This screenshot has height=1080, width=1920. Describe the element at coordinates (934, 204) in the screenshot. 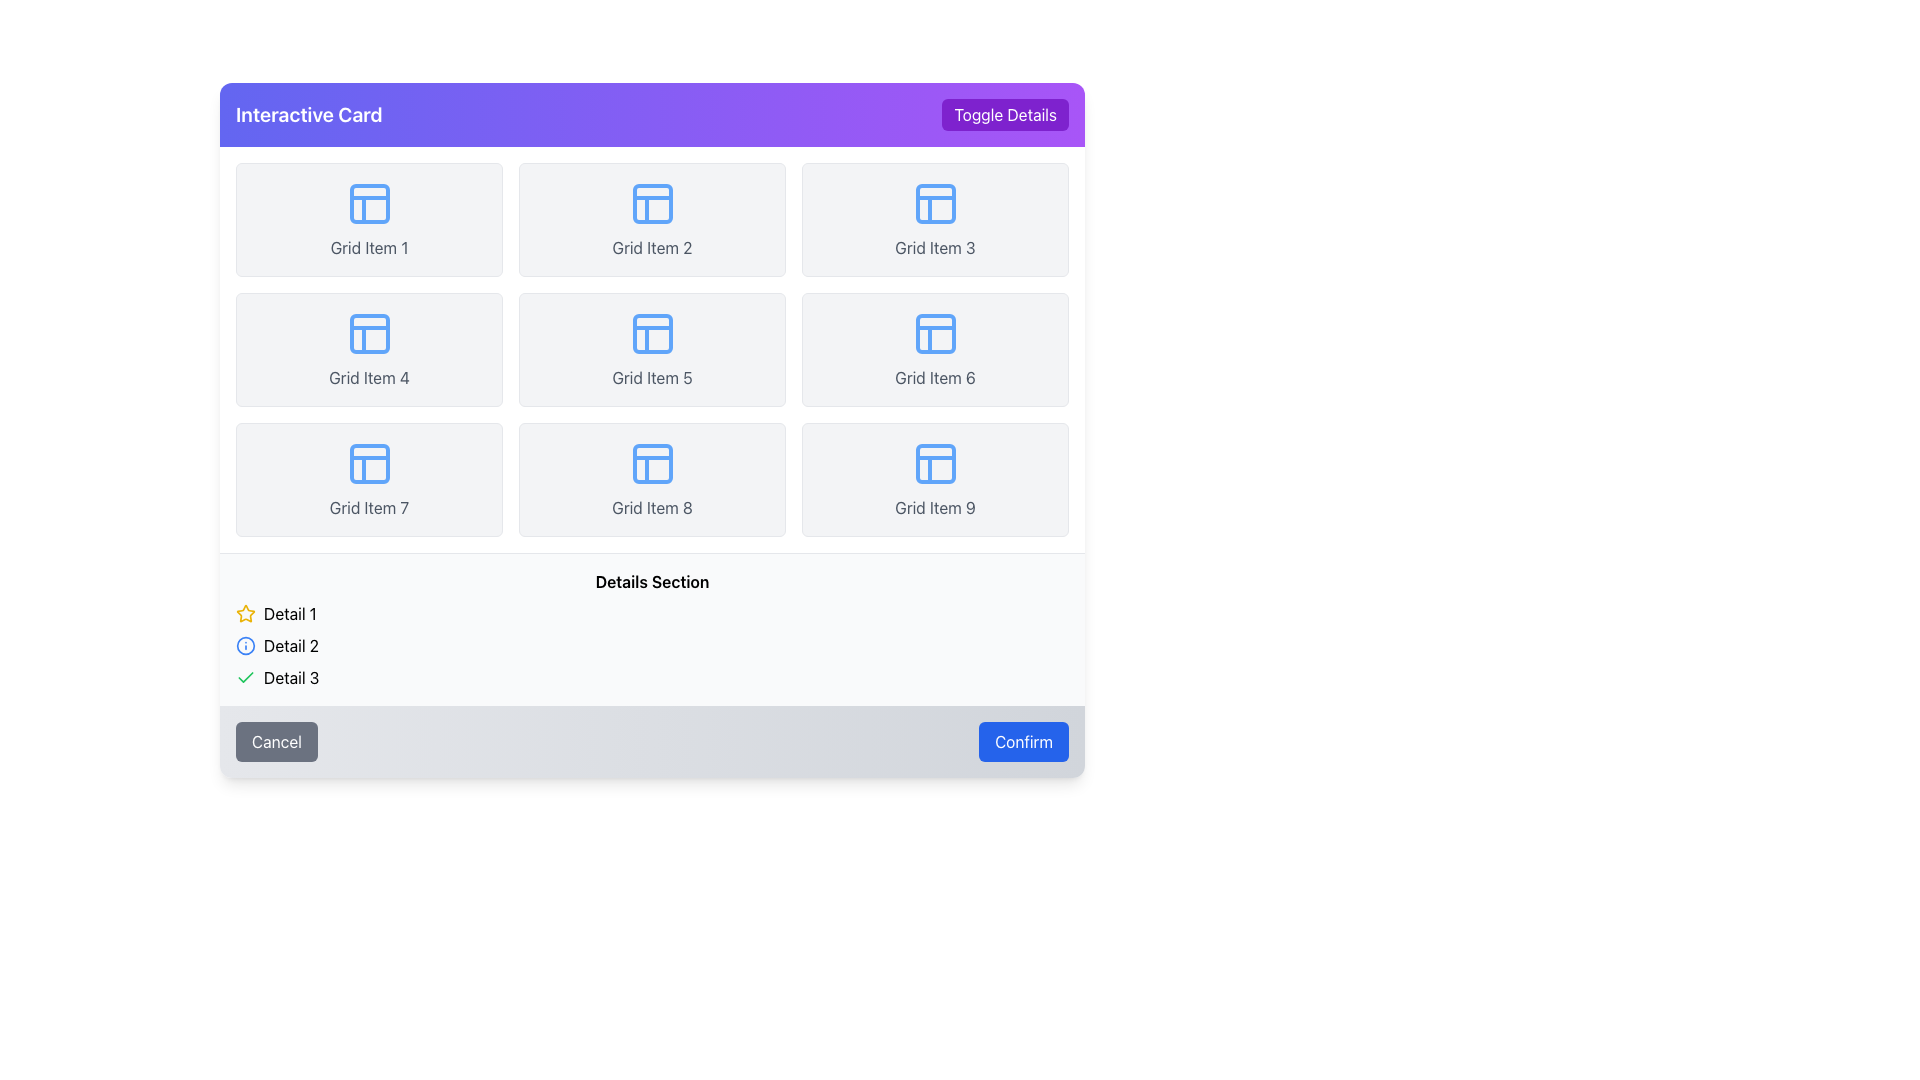

I see `the blue rounded-corner rectangular SVG graphic element located in the top-right grid item labeled 'Grid Item 3'` at that location.